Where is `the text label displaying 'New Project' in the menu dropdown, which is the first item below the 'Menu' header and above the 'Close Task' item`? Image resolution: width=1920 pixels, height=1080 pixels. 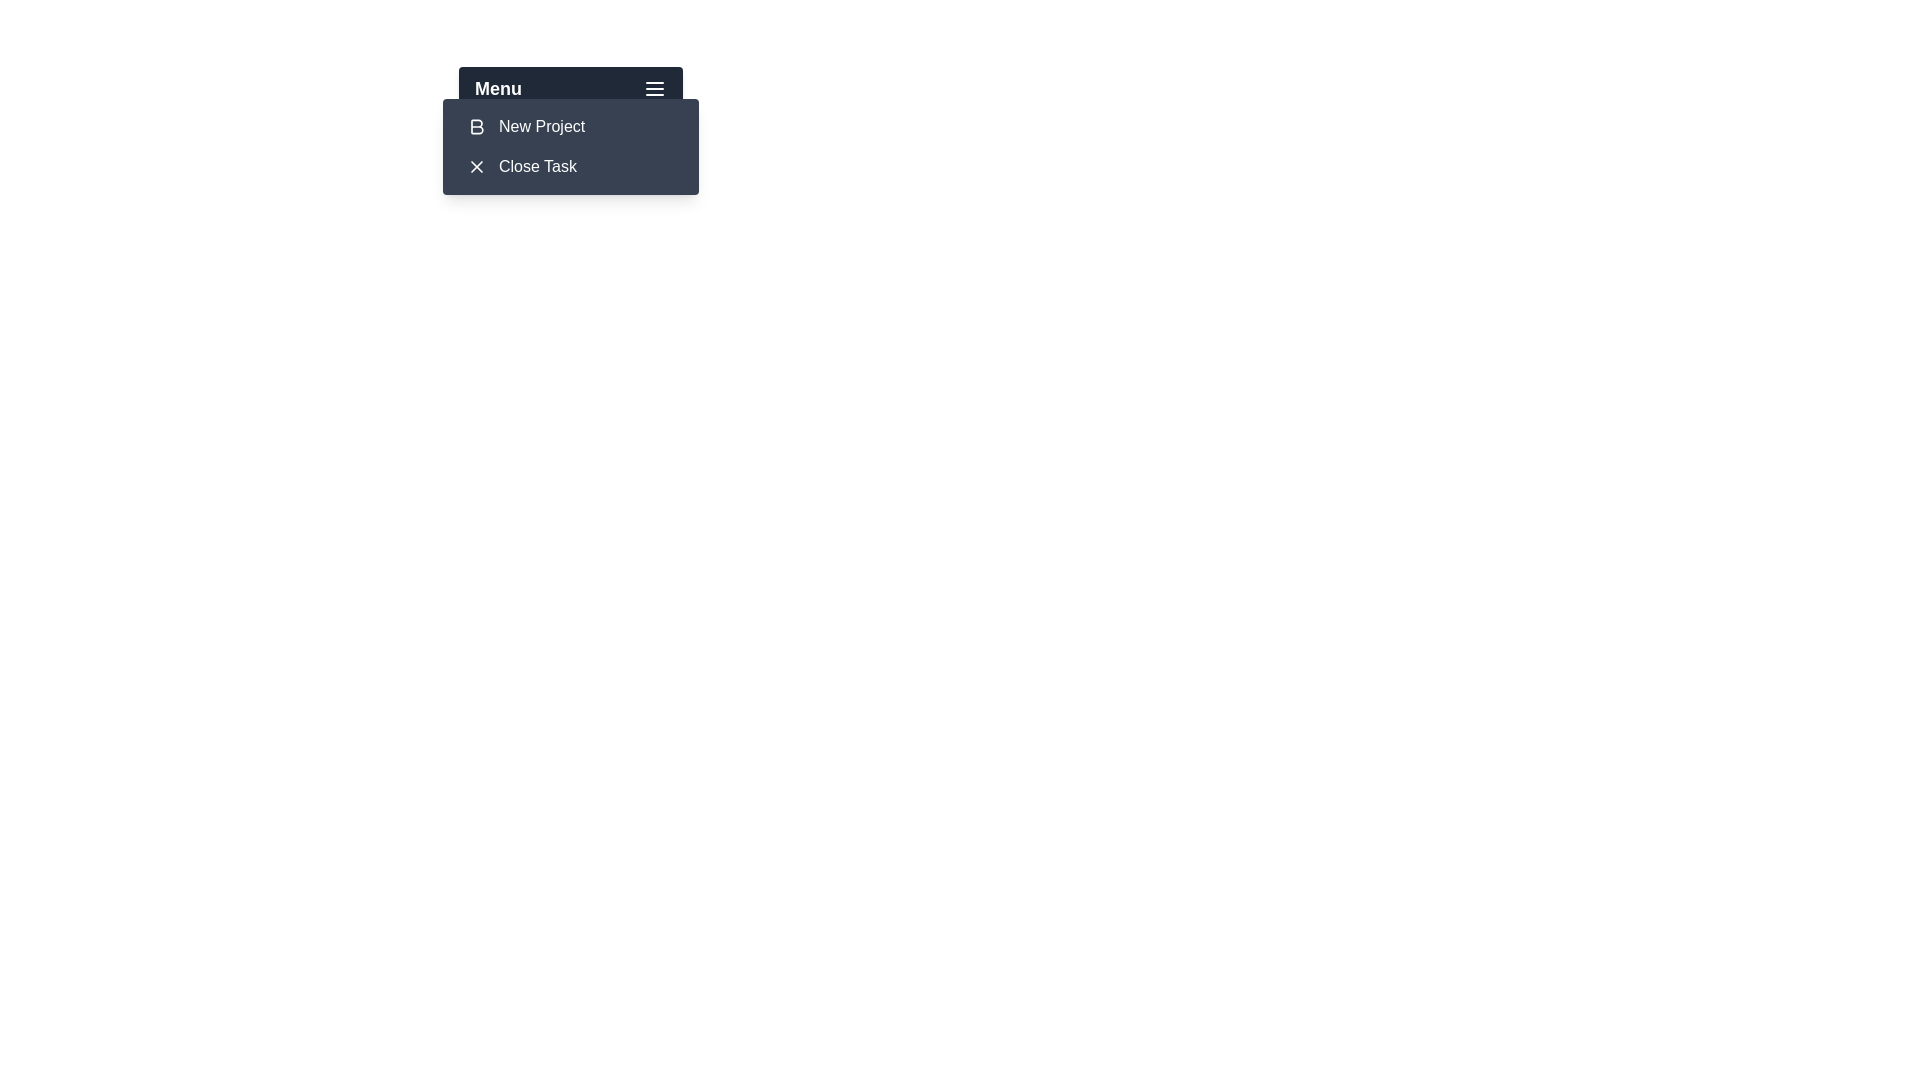 the text label displaying 'New Project' in the menu dropdown, which is the first item below the 'Menu' header and above the 'Close Task' item is located at coordinates (542, 127).